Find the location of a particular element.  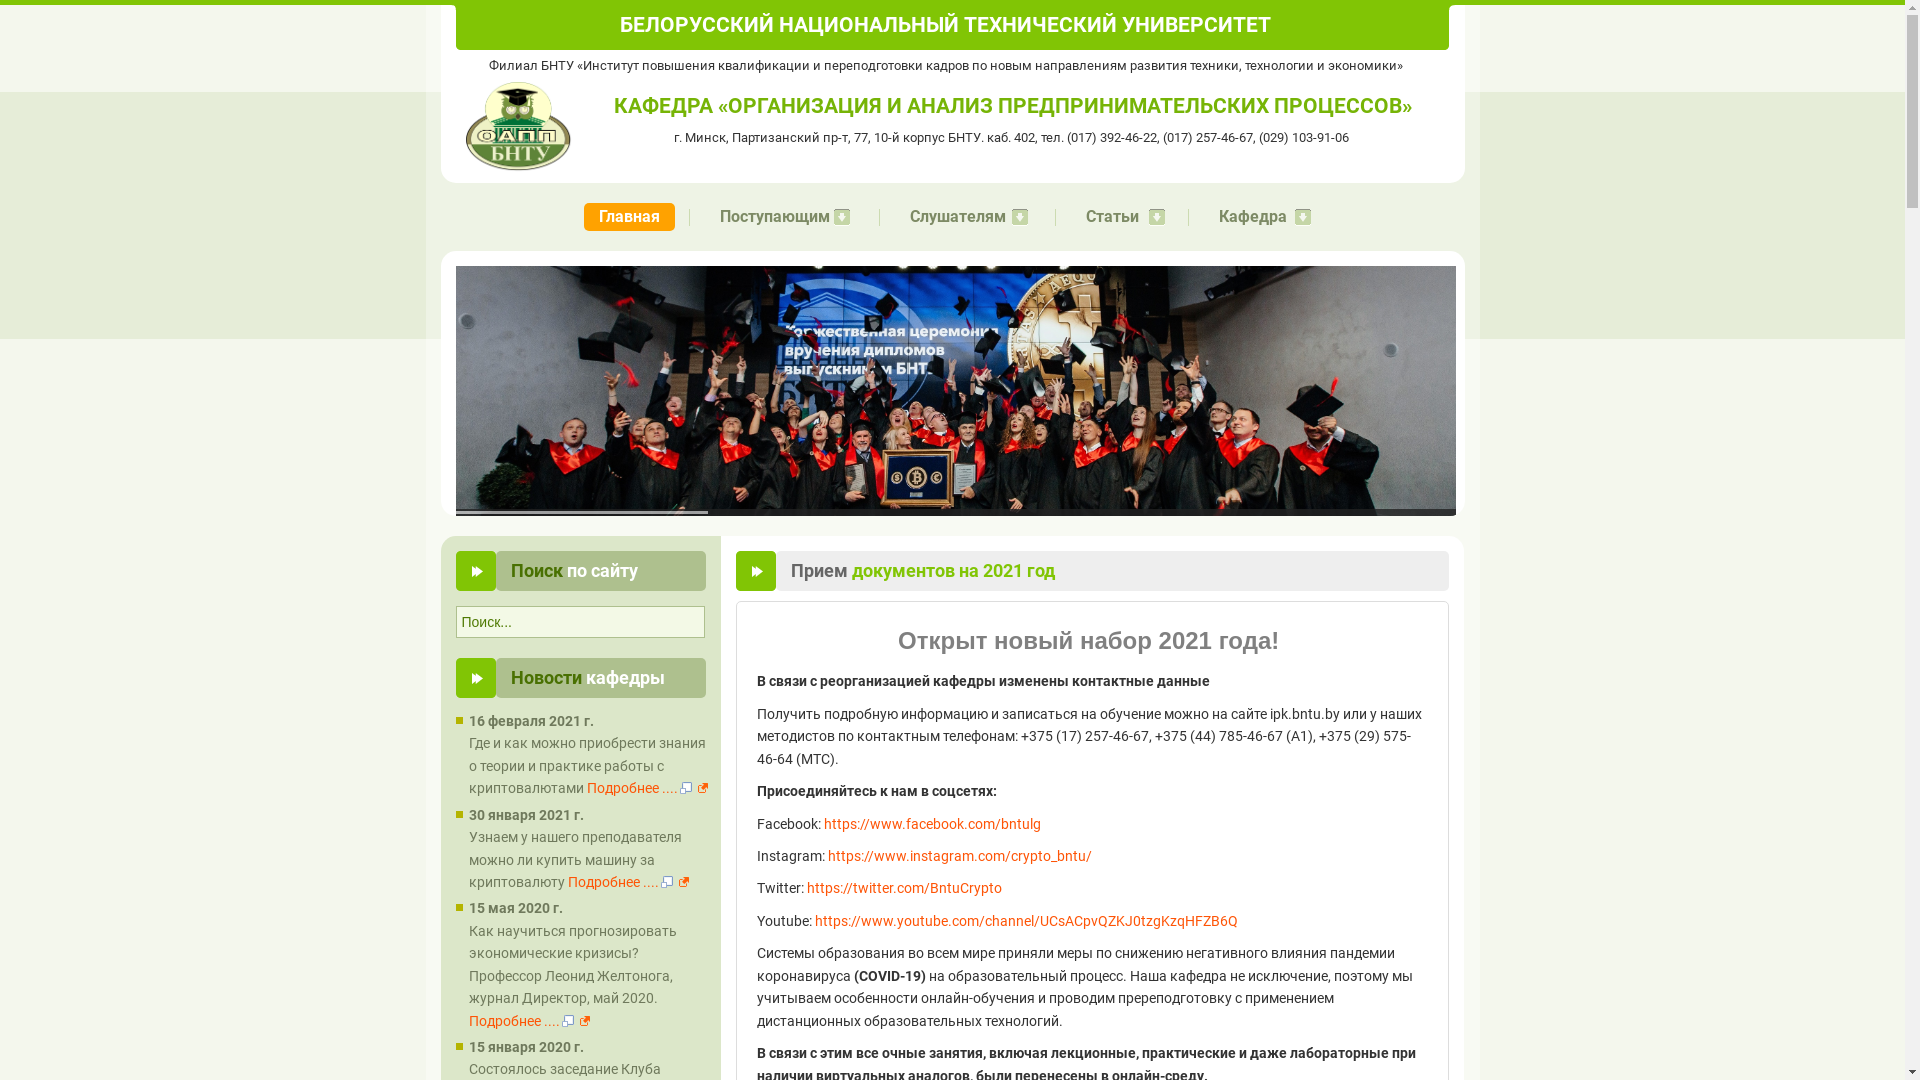

'https://www.youtube.com/channel/UCsACpvQZKJ0tzgKzqHFZB6Q' is located at coordinates (1025, 921).